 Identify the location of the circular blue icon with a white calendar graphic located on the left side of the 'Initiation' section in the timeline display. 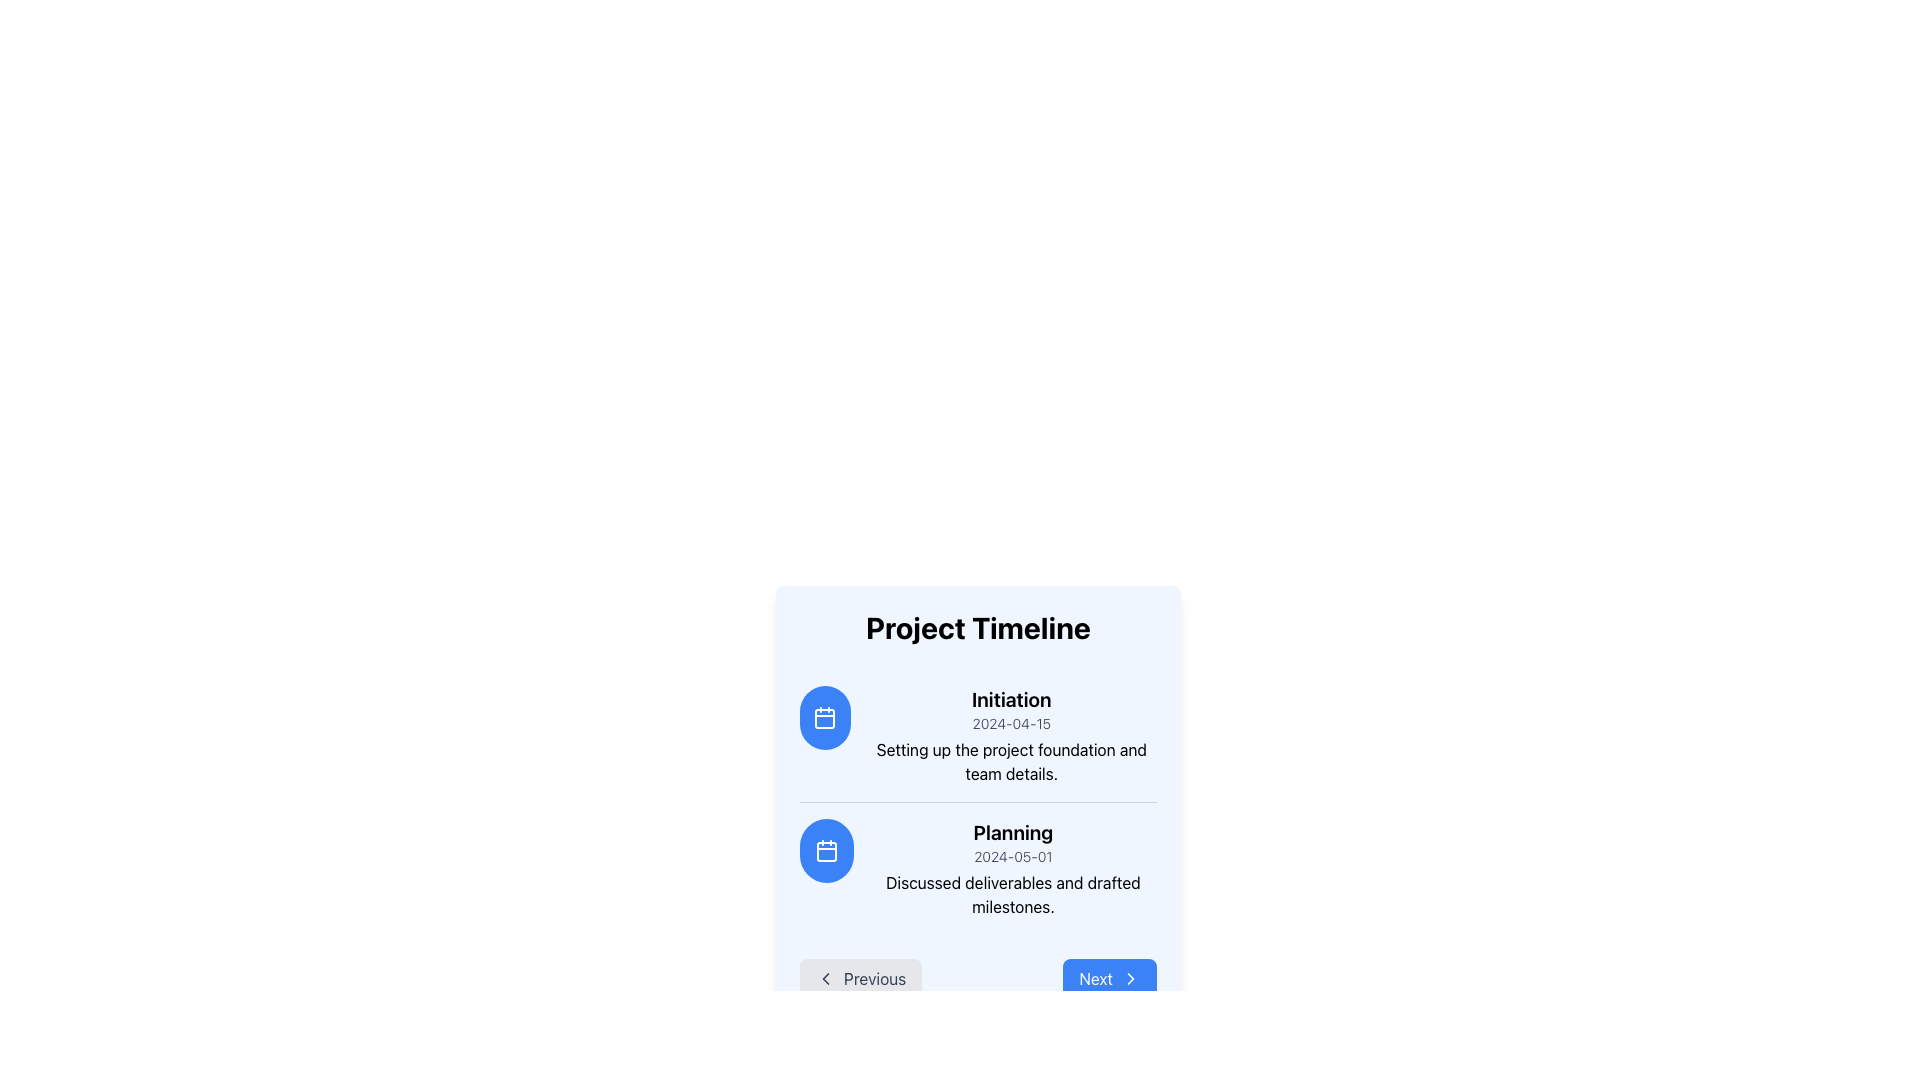
(825, 716).